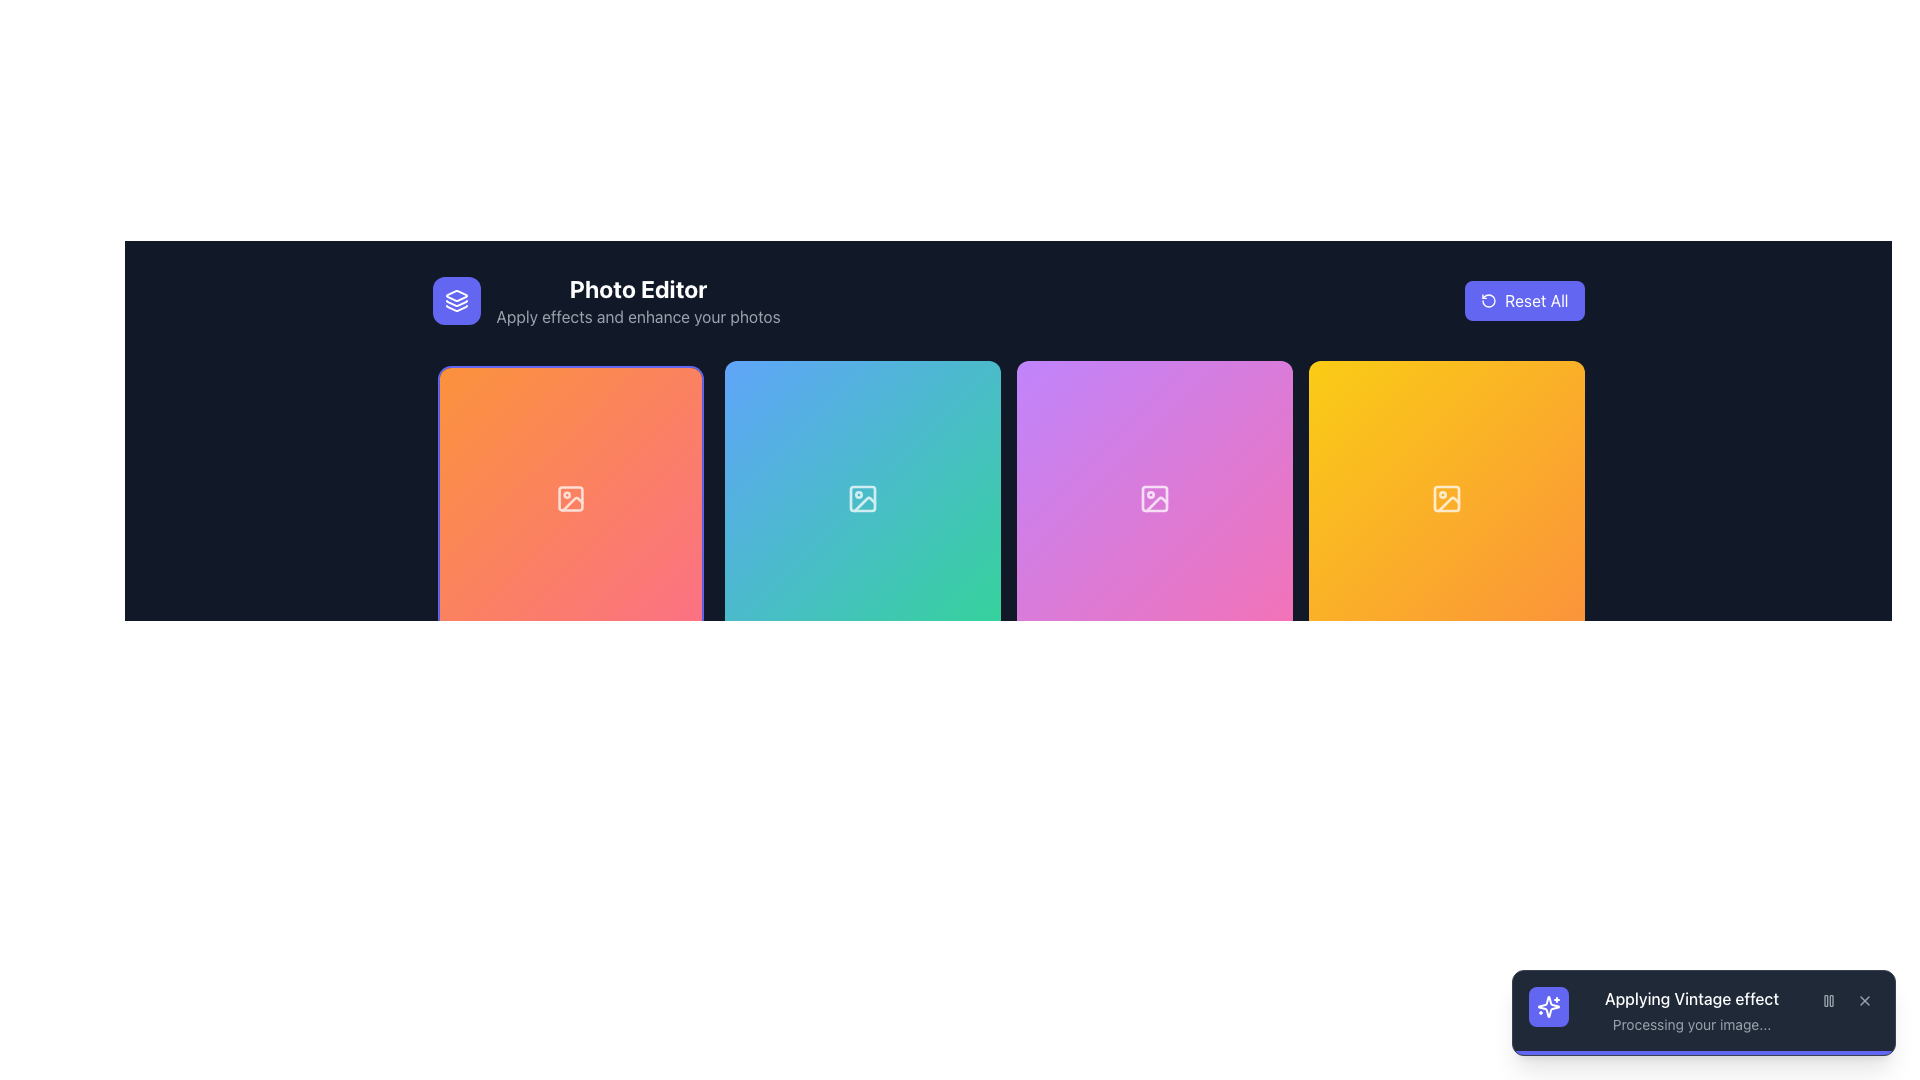 The image size is (1920, 1080). What do you see at coordinates (1548, 1006) in the screenshot?
I see `the star-like icon with sparkles, styled in white and rendered within a circular design, located within a blue rounded rectangle at the bottom right corner of the interface` at bounding box center [1548, 1006].